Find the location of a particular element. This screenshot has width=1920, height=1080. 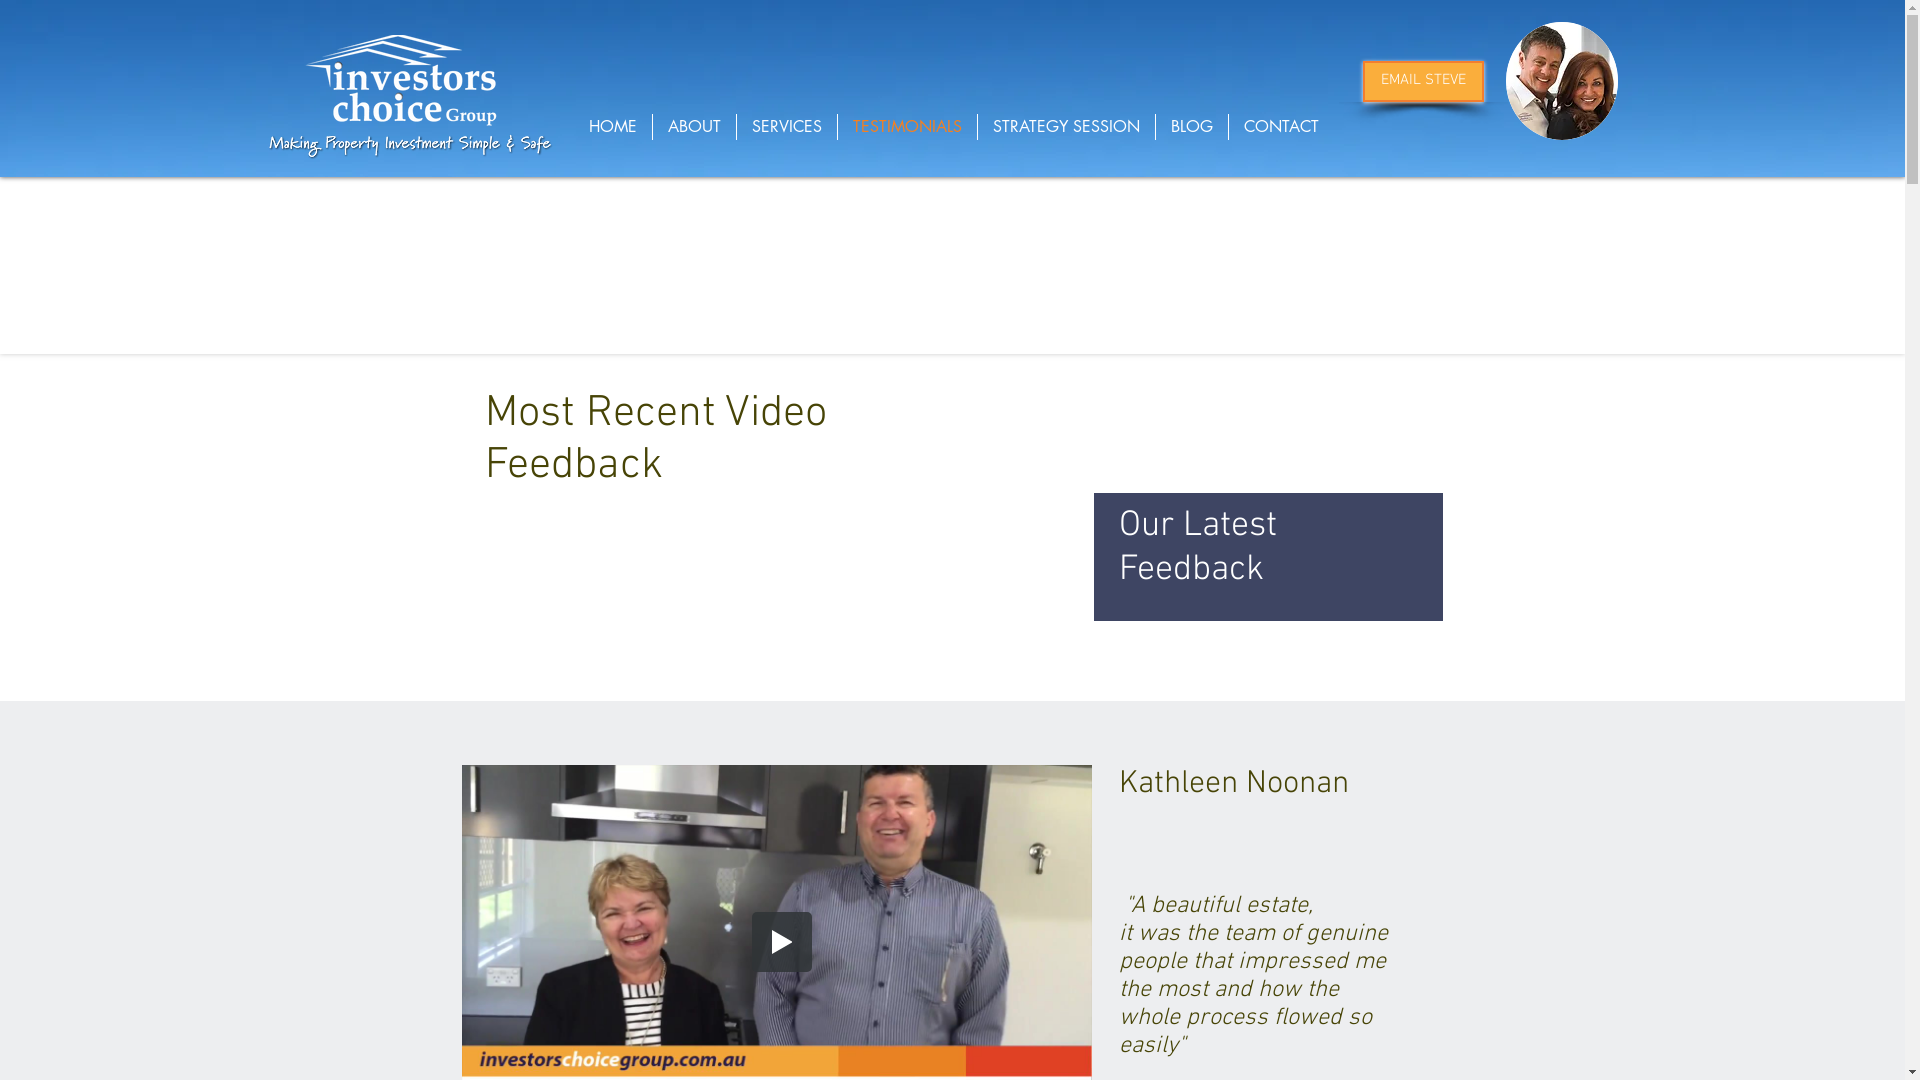

'EMAIL STEVE' is located at coordinates (1421, 80).